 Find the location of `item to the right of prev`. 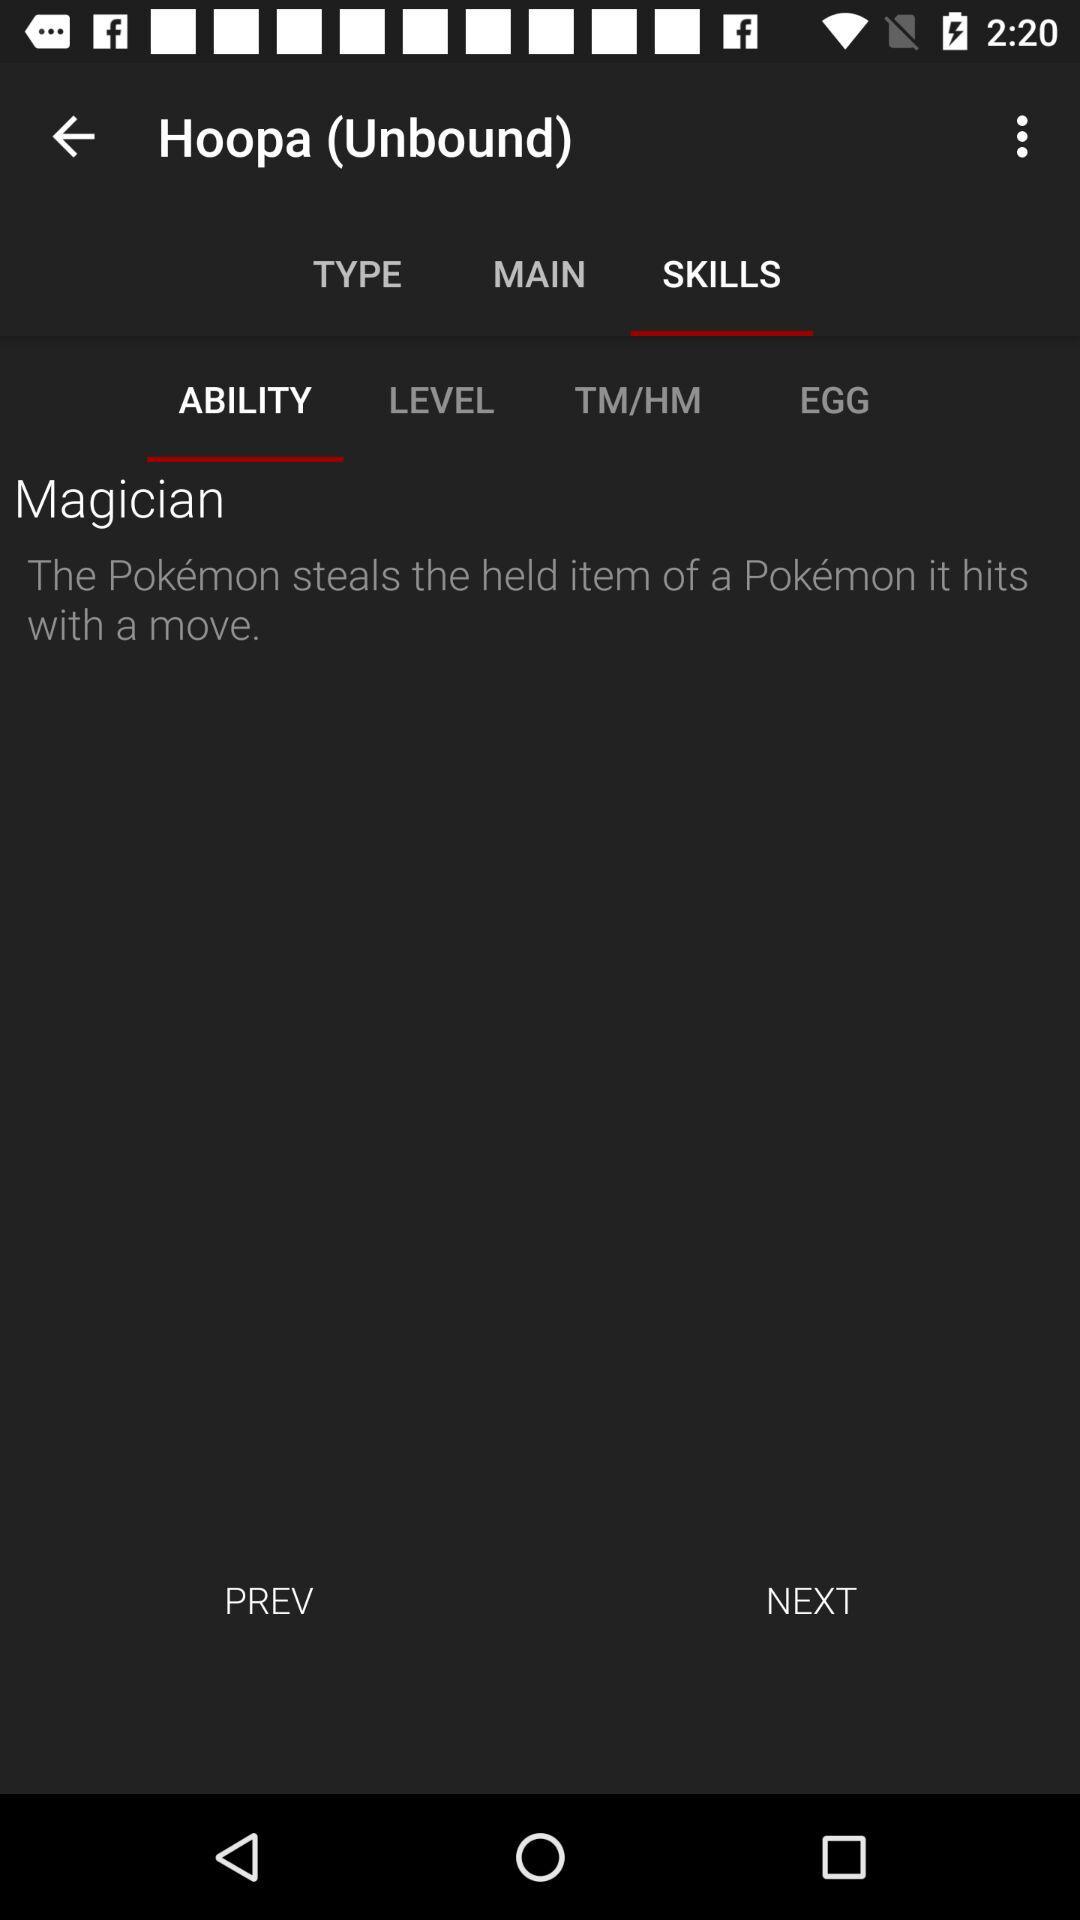

item to the right of prev is located at coordinates (811, 1598).